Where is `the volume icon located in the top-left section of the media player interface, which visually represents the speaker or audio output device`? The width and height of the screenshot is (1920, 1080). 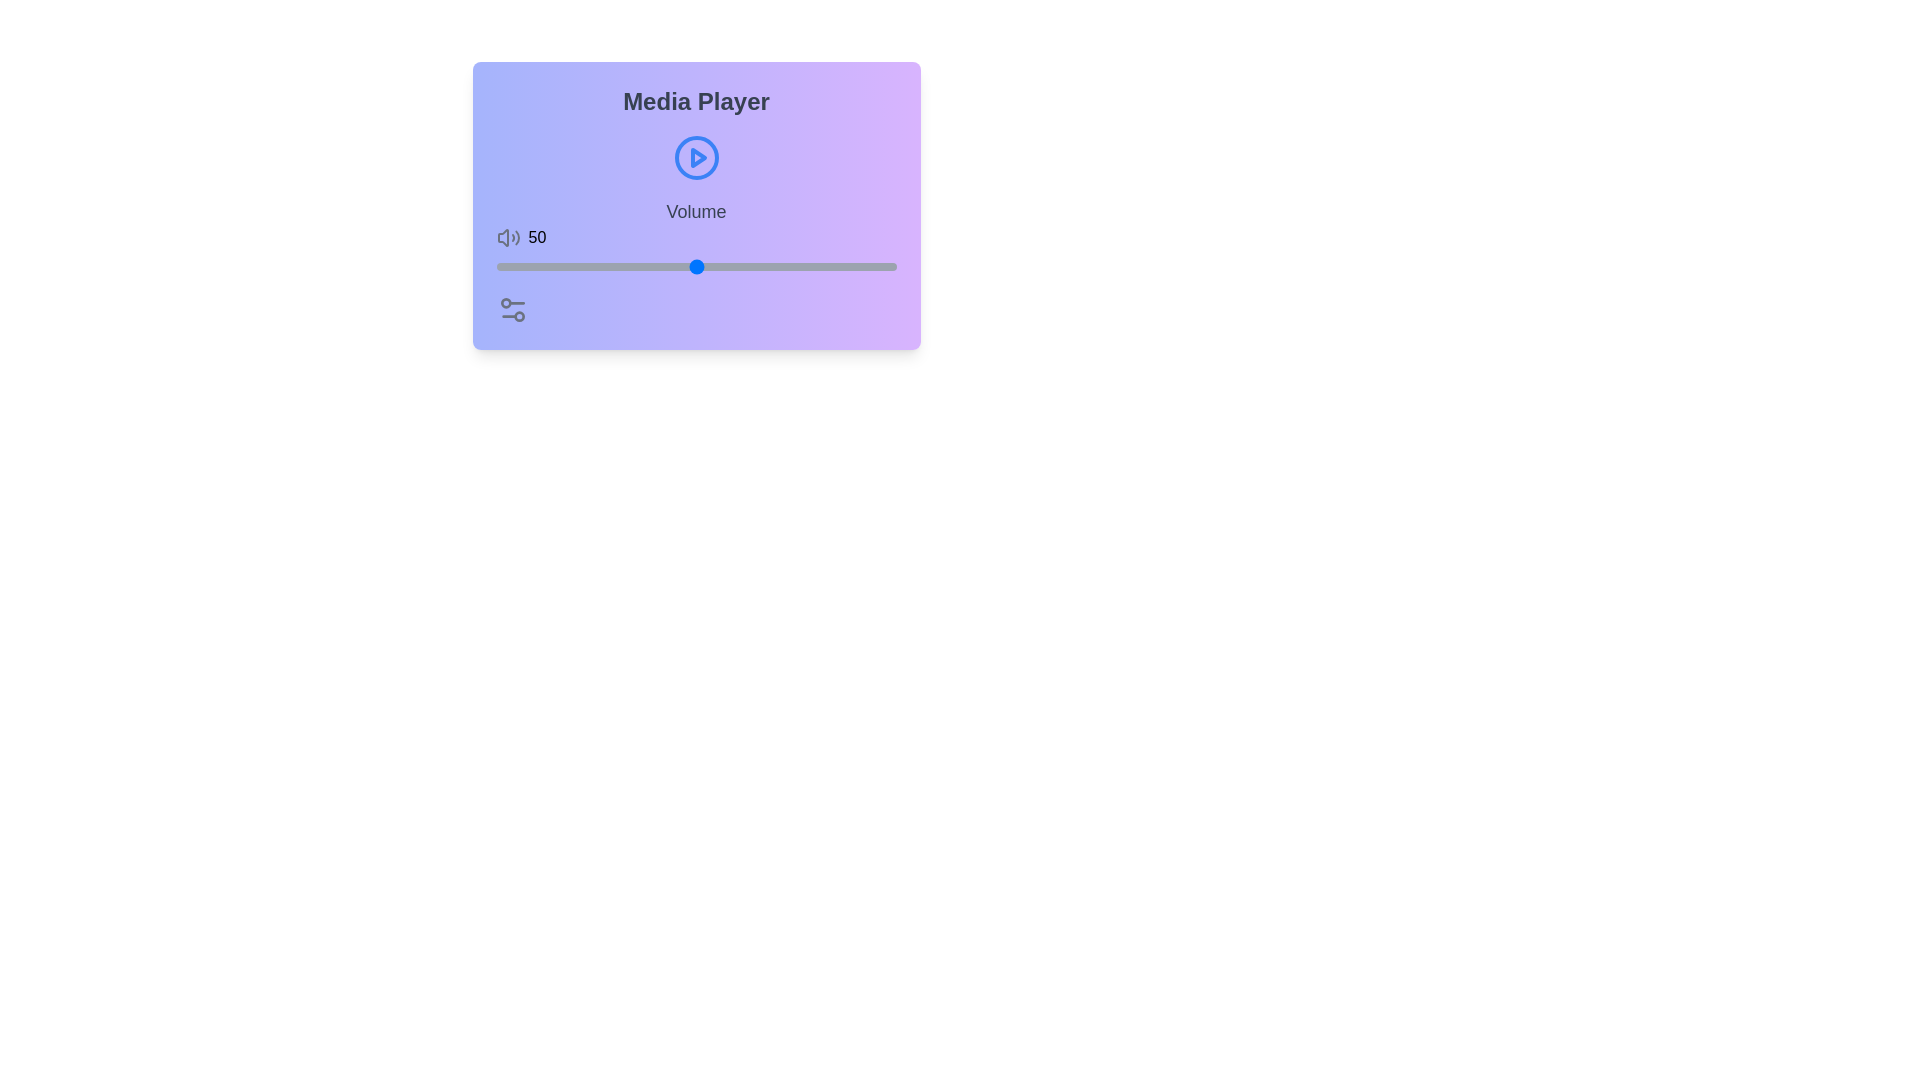
the volume icon located in the top-left section of the media player interface, which visually represents the speaker or audio output device is located at coordinates (503, 237).